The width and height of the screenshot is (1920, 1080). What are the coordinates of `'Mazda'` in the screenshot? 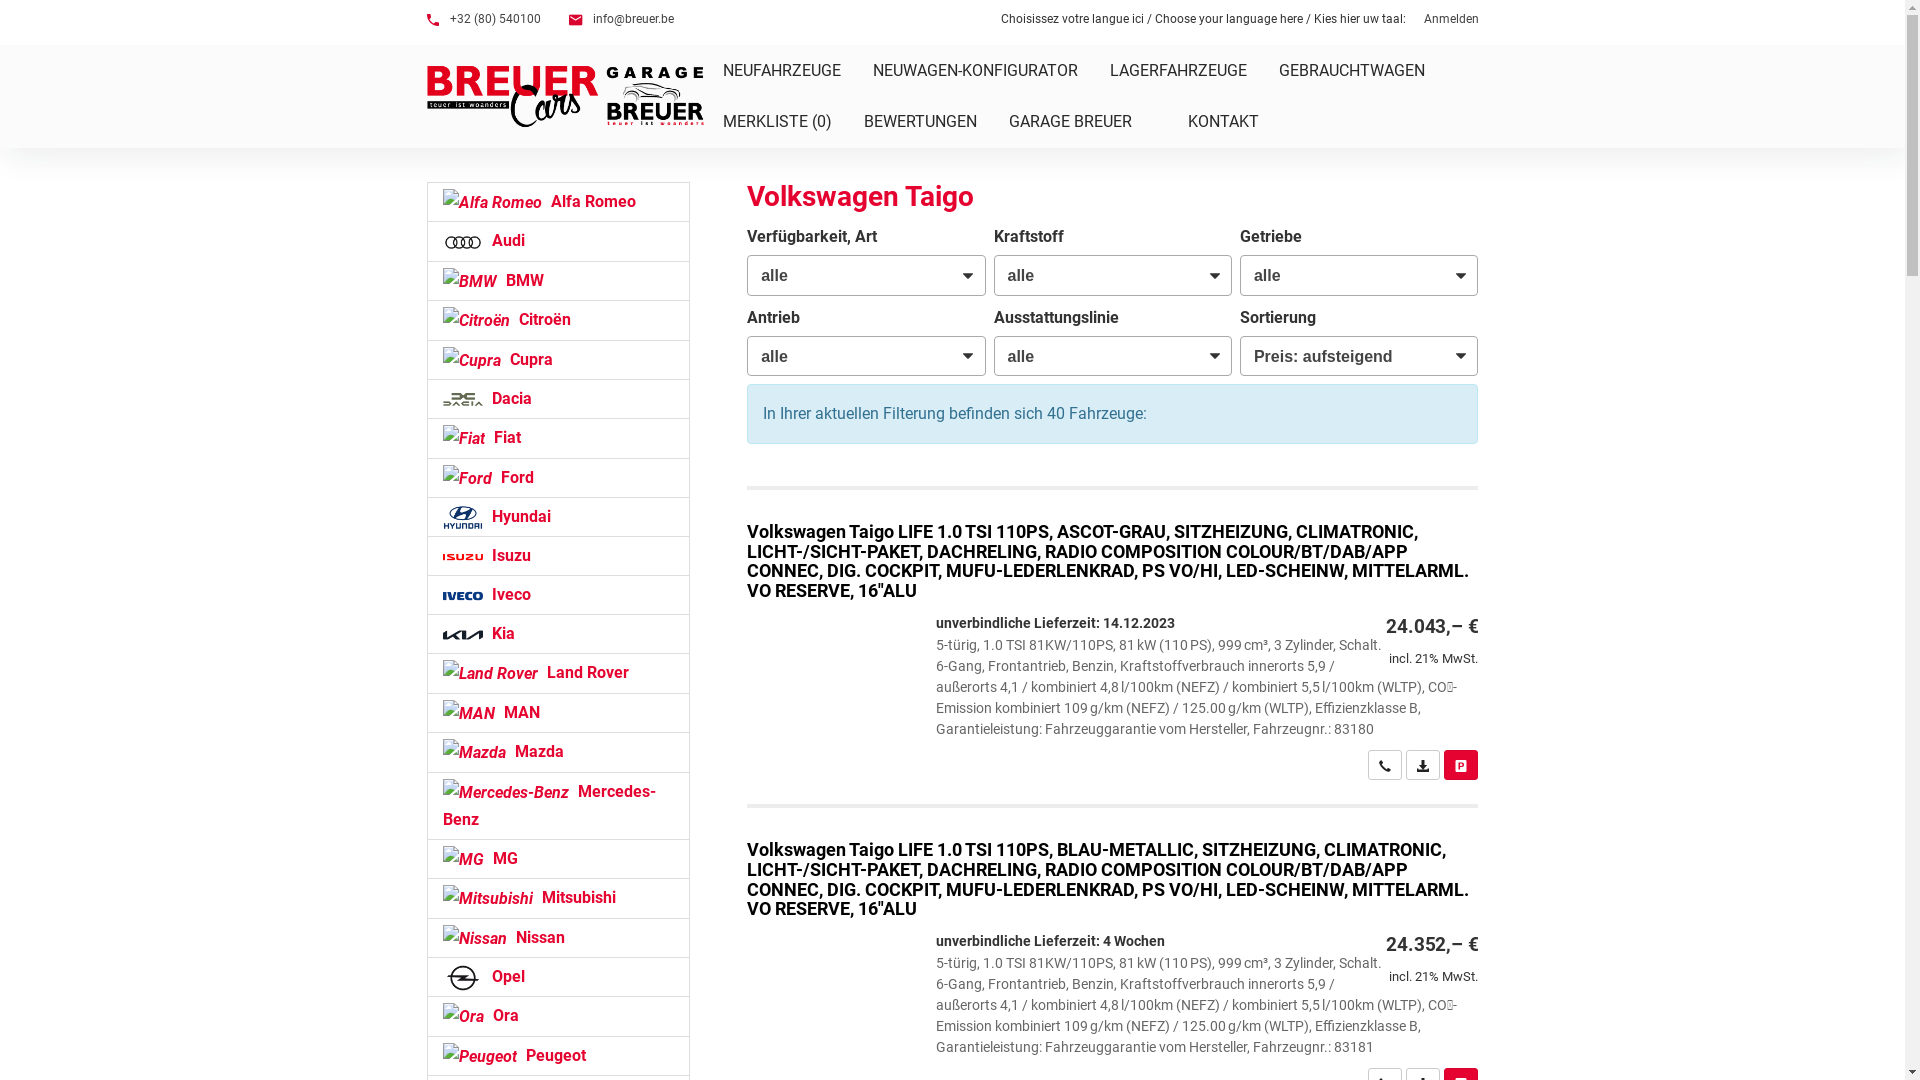 It's located at (557, 752).